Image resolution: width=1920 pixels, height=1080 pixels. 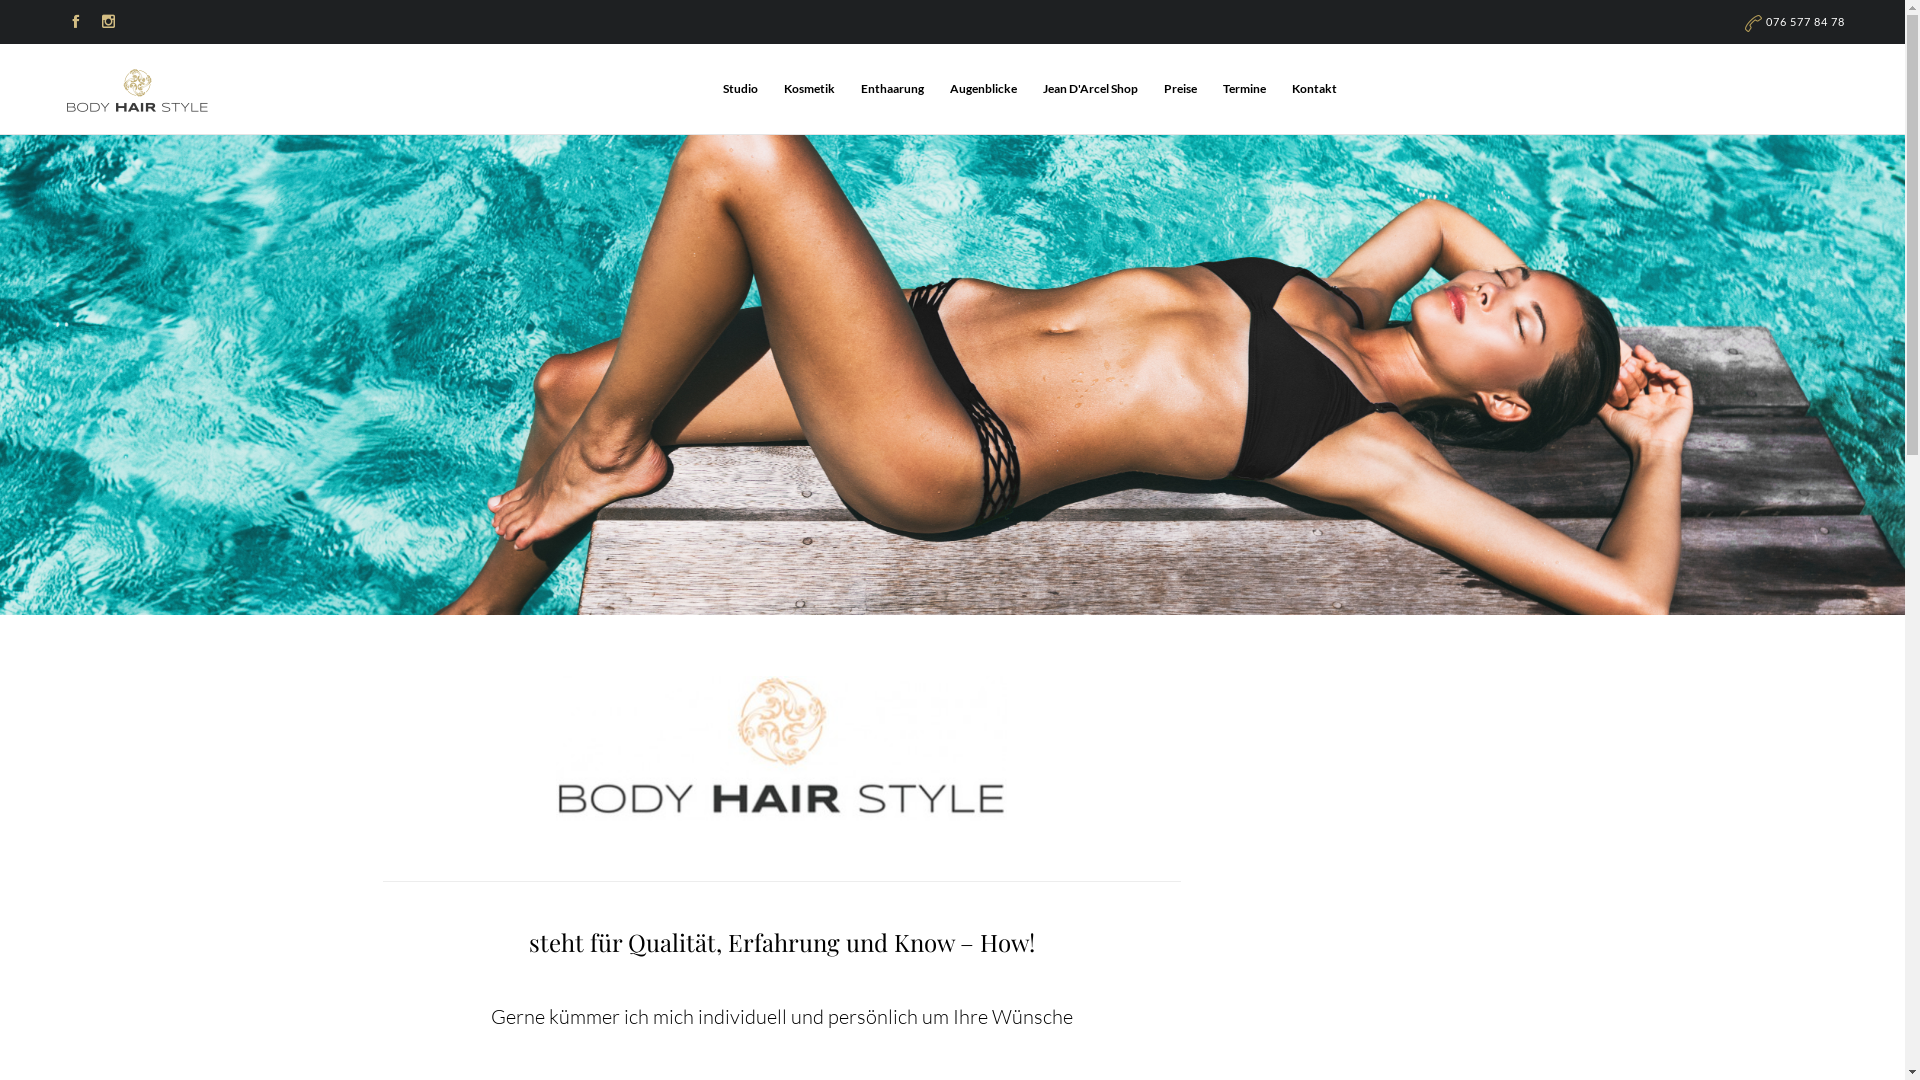 I want to click on 'Augenblicke', so click(x=986, y=87).